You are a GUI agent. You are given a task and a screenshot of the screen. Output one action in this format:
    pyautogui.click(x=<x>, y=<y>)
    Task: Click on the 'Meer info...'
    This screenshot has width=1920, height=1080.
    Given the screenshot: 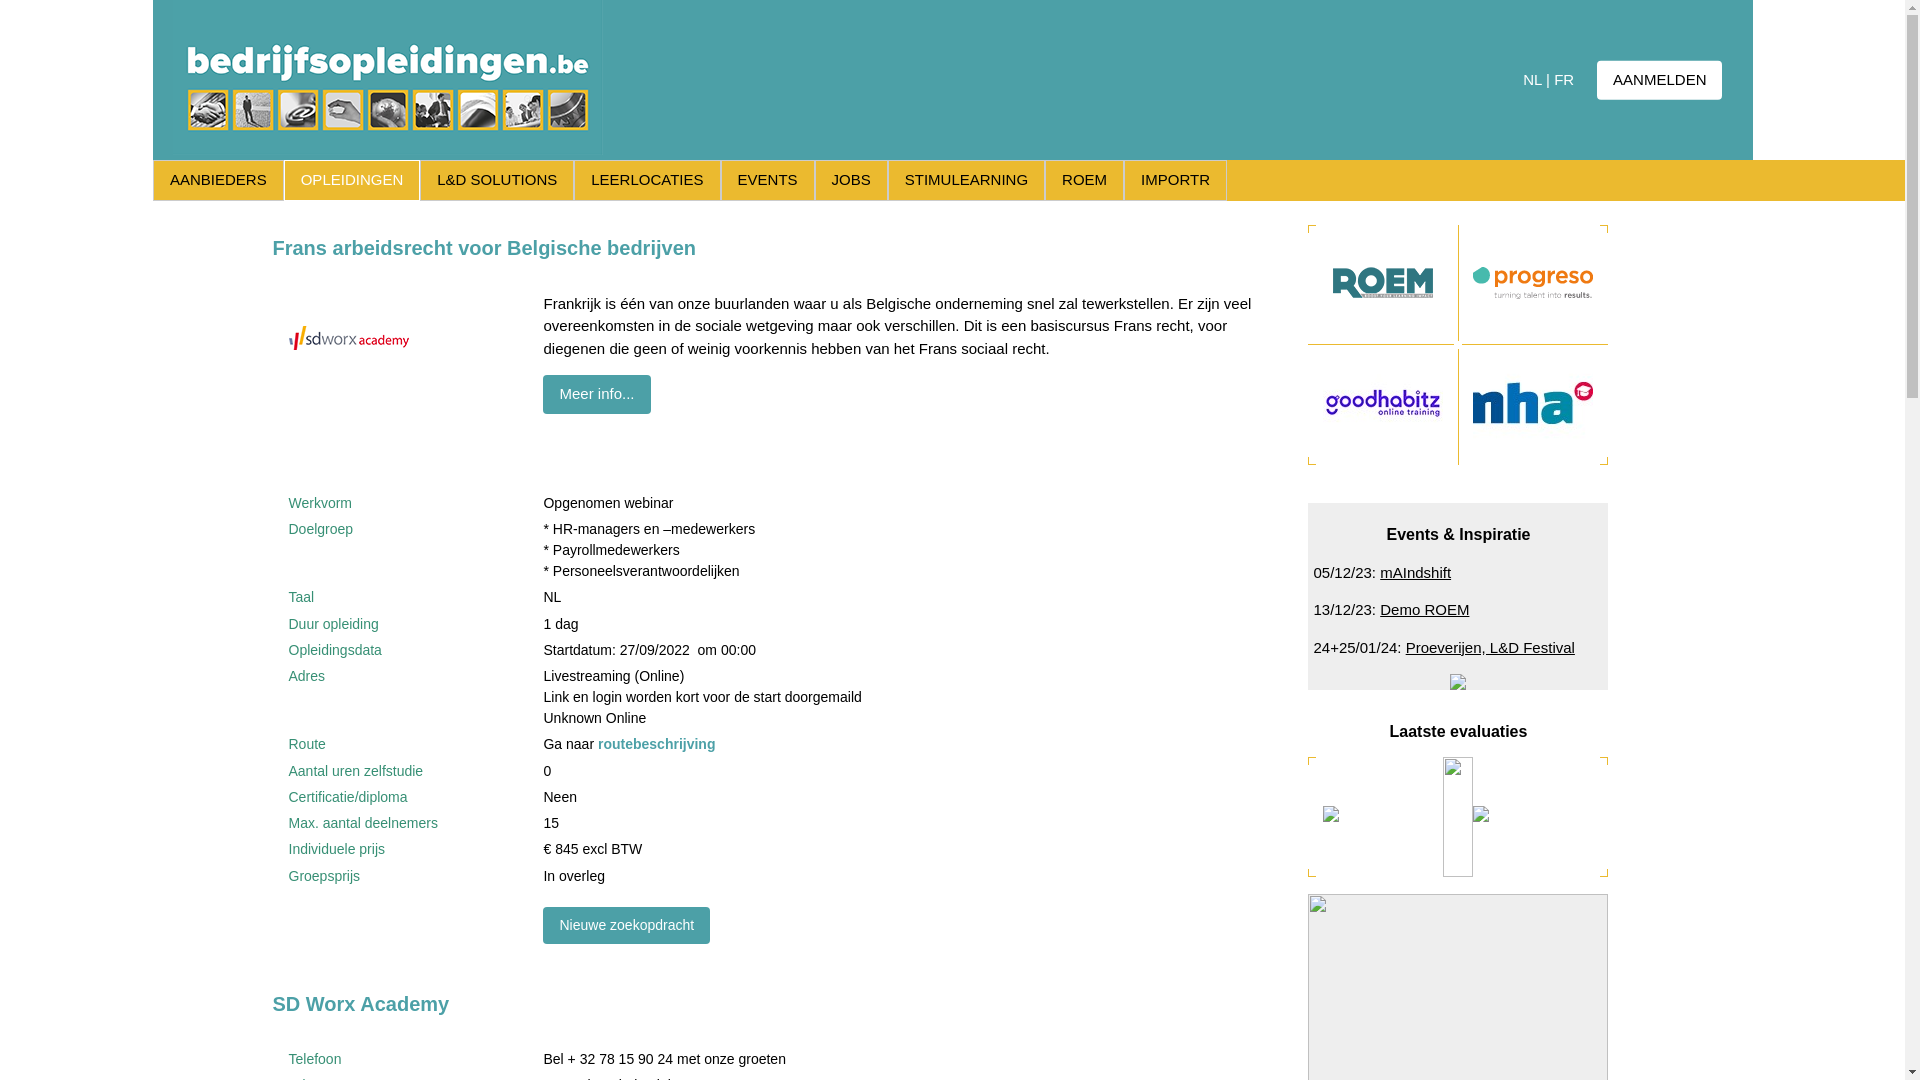 What is the action you would take?
    pyautogui.click(x=542, y=394)
    